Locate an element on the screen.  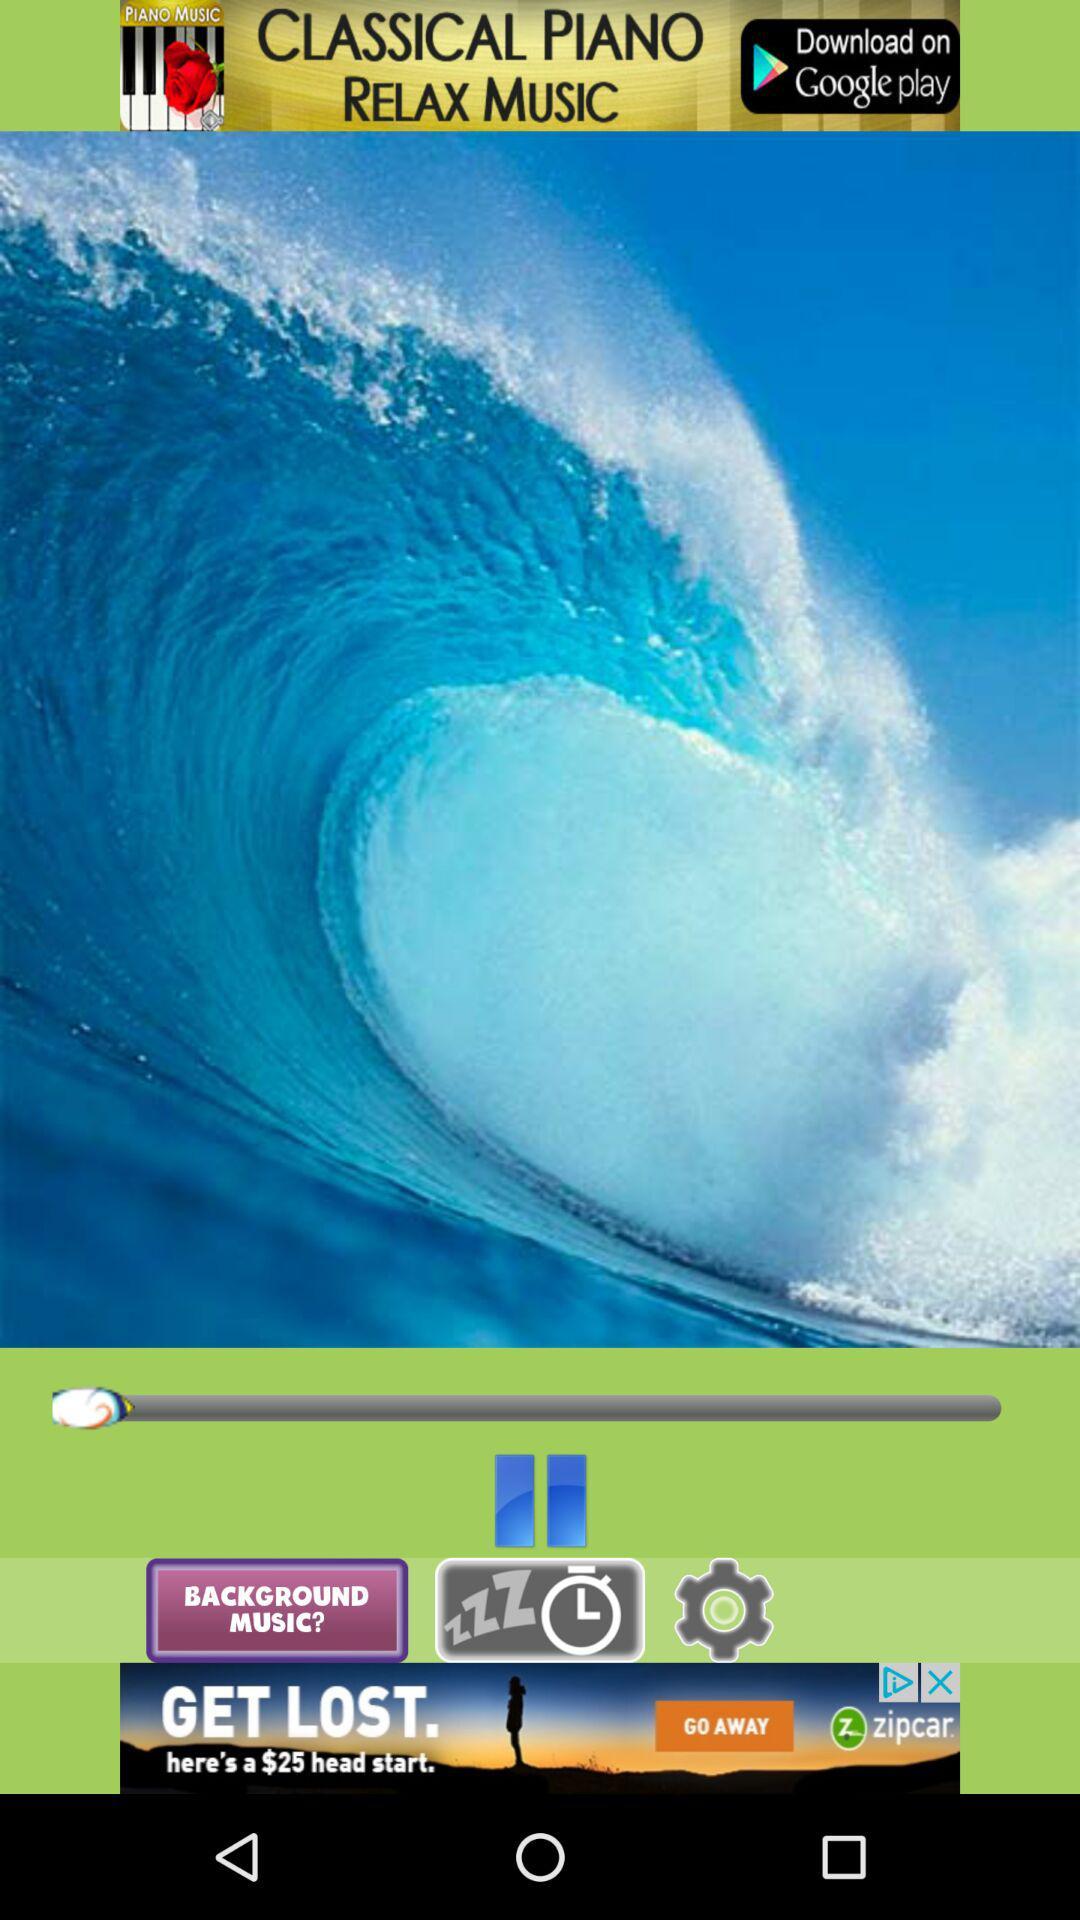
sleep timer is located at coordinates (540, 1610).